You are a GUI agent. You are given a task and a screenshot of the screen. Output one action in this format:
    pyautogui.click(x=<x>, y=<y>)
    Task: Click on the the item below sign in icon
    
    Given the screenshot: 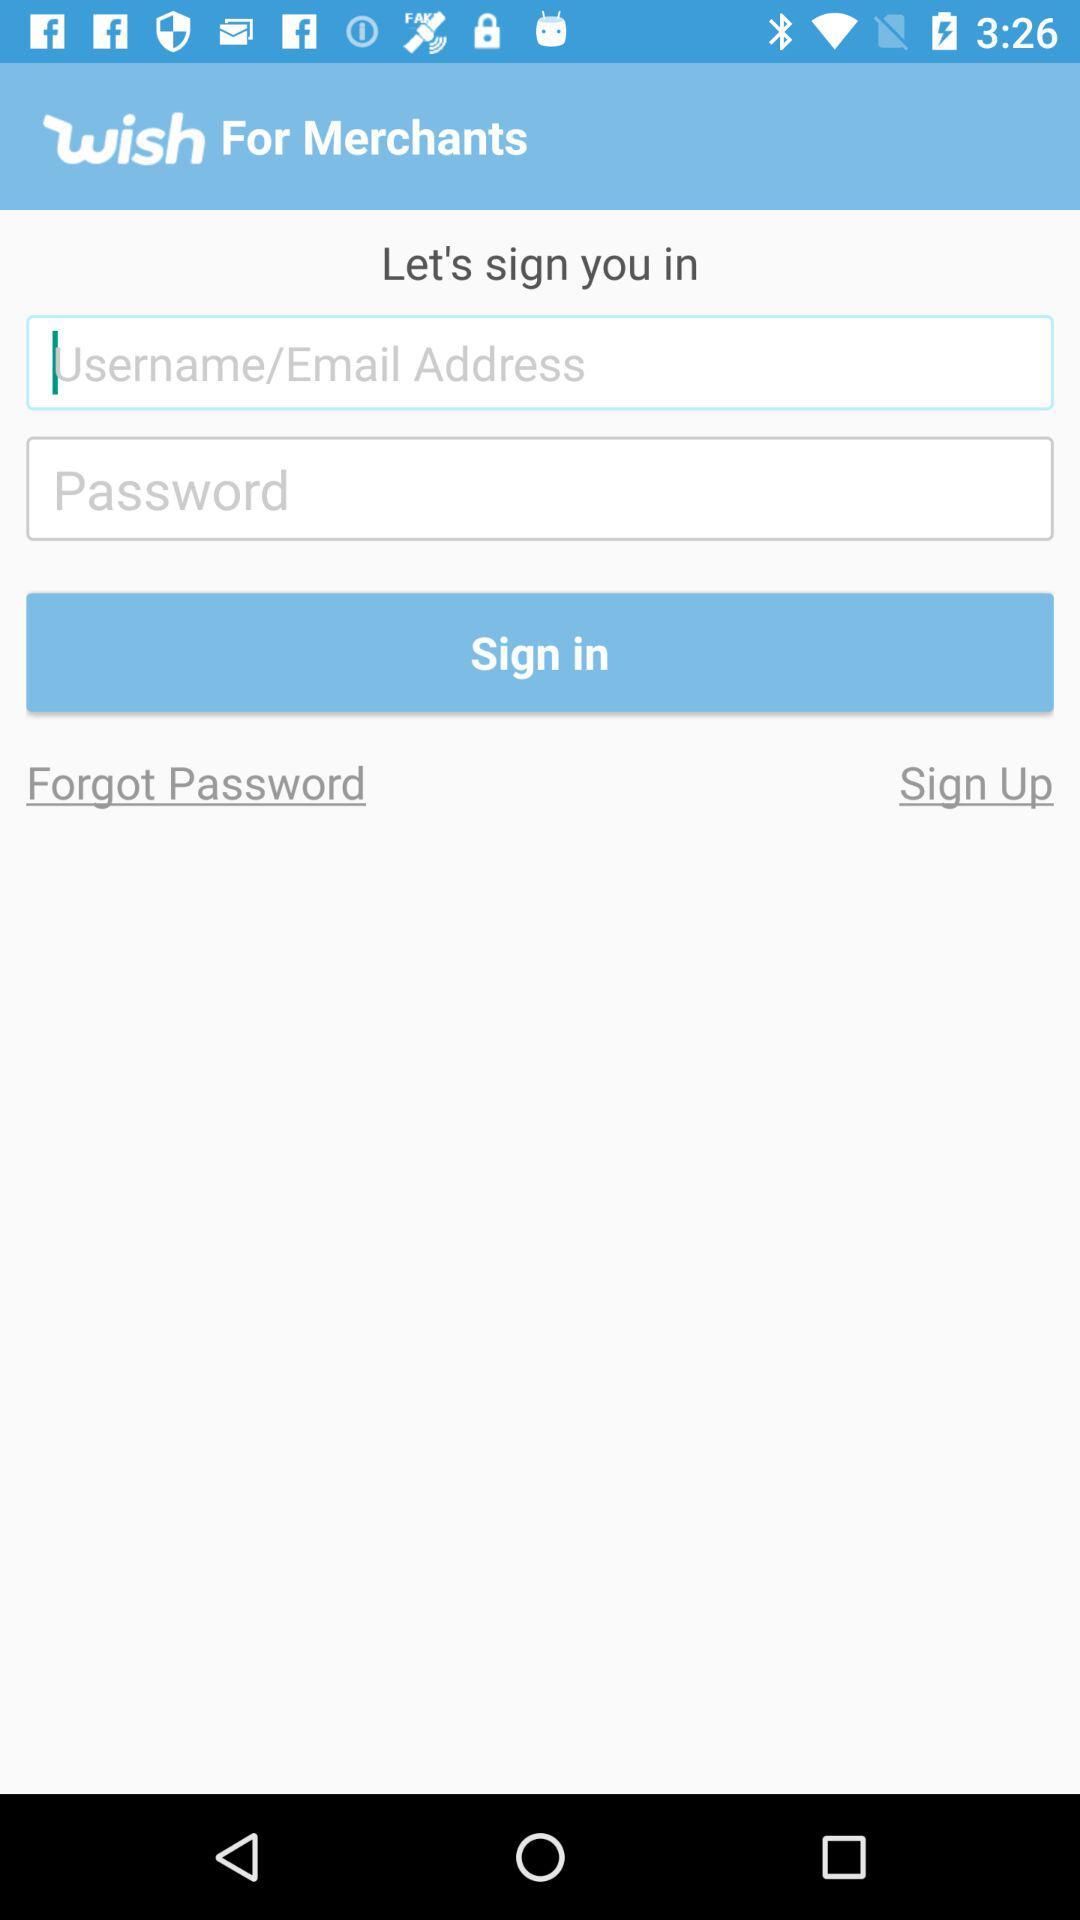 What is the action you would take?
    pyautogui.click(x=283, y=780)
    